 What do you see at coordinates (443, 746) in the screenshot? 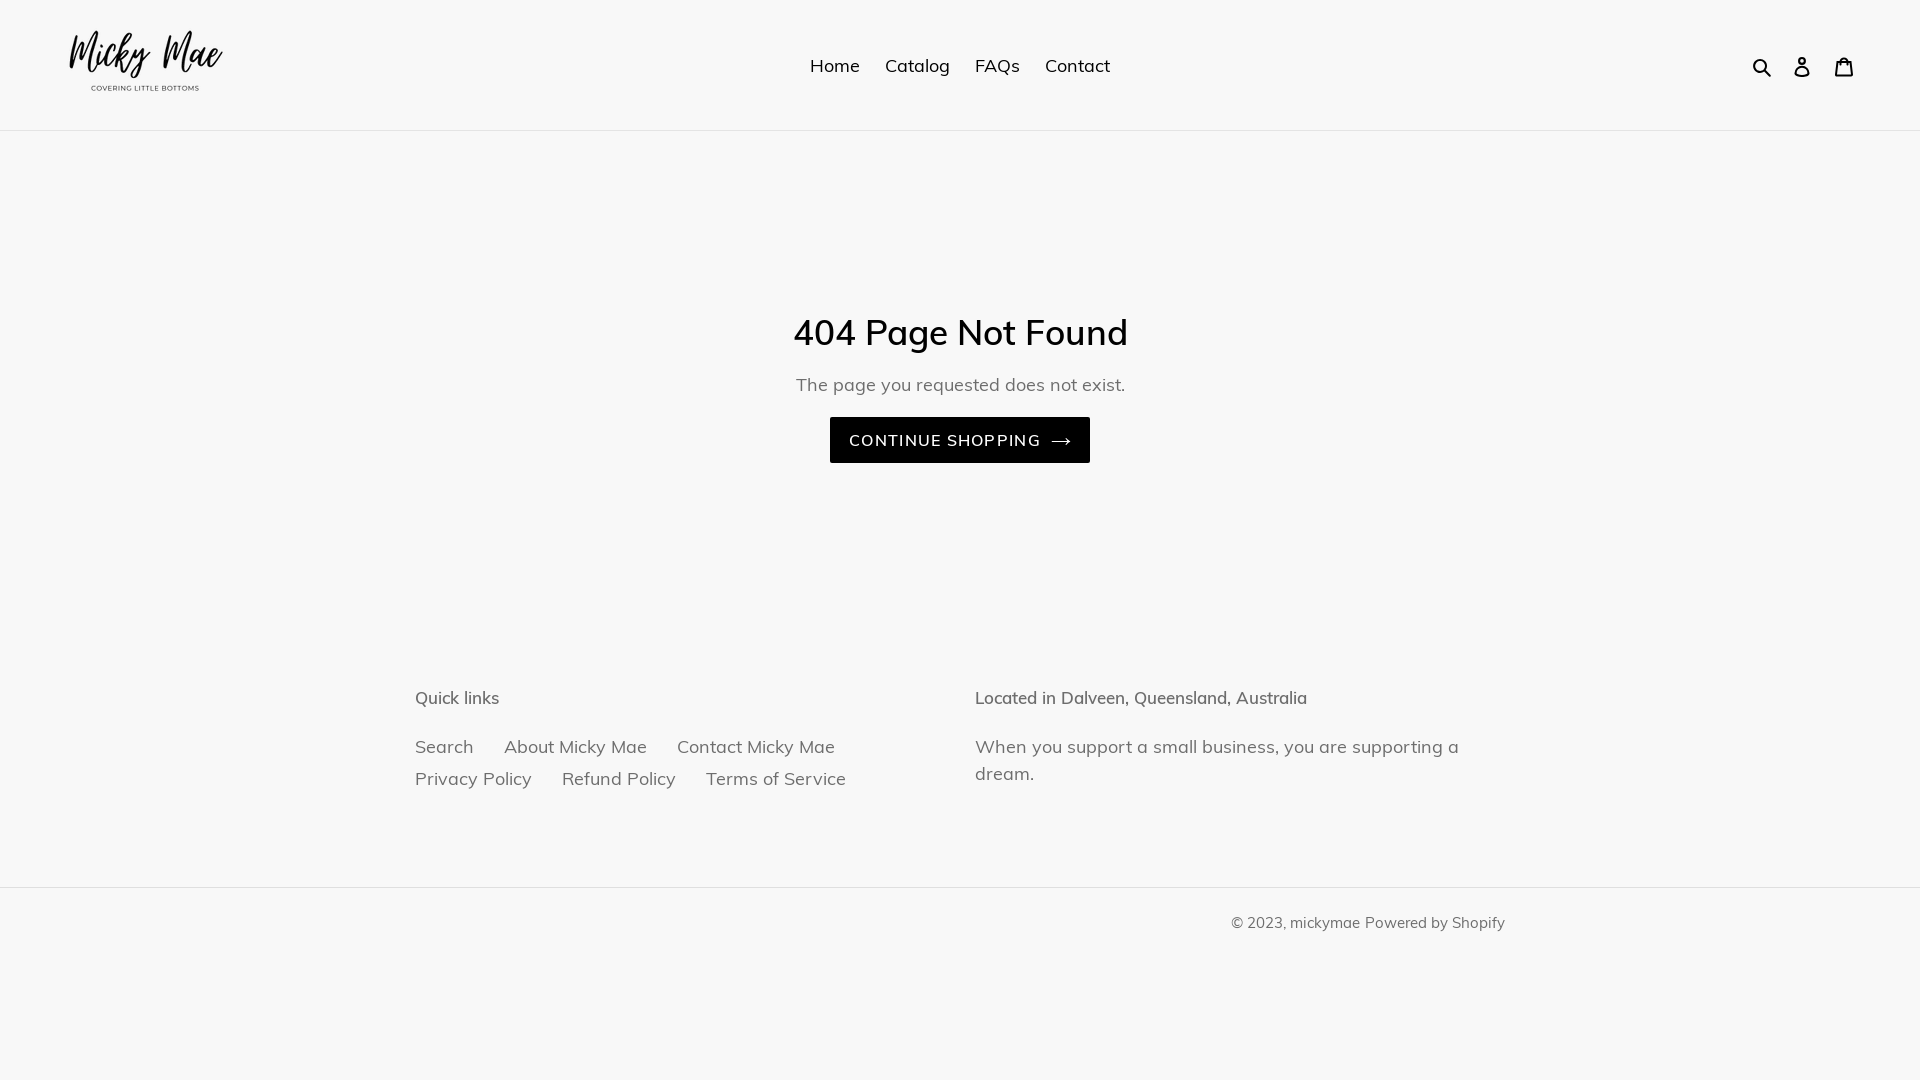
I see `'Search'` at bounding box center [443, 746].